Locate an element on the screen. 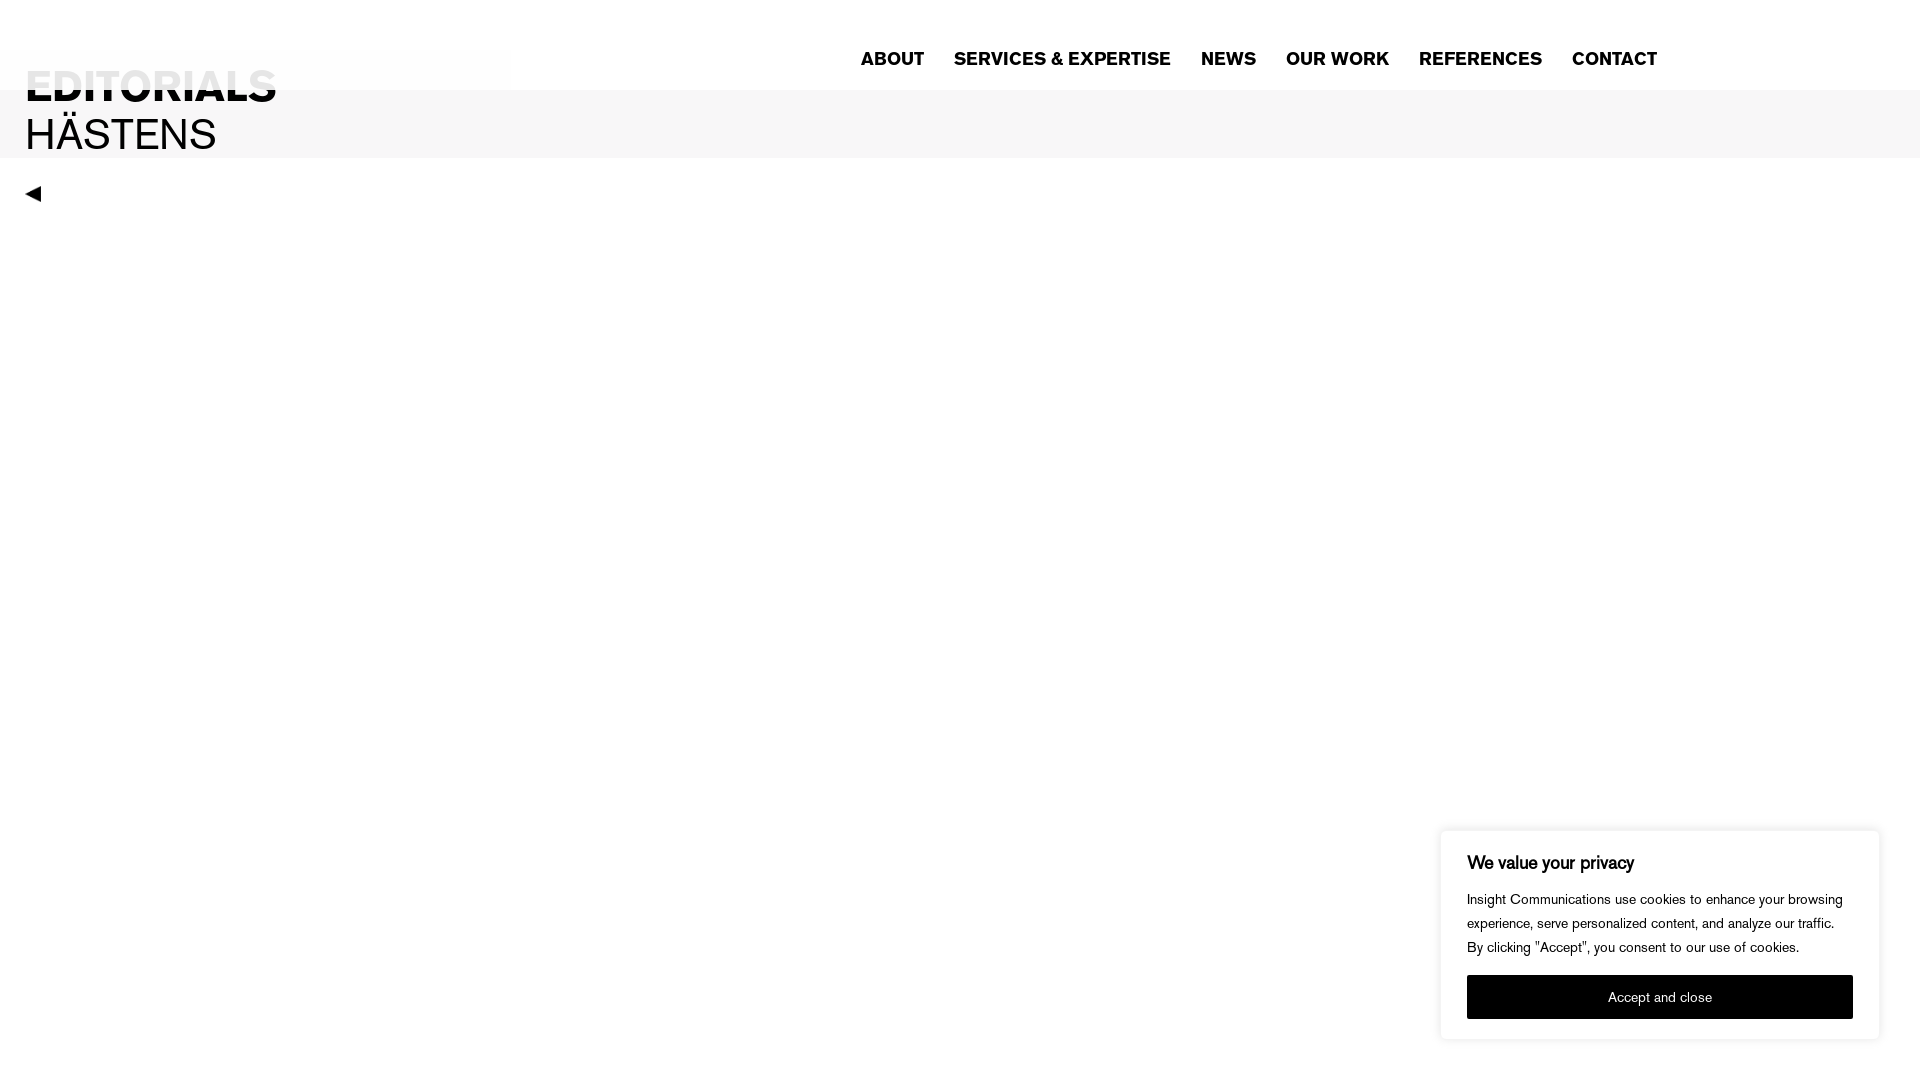  'Accept and close' is located at coordinates (1660, 996).